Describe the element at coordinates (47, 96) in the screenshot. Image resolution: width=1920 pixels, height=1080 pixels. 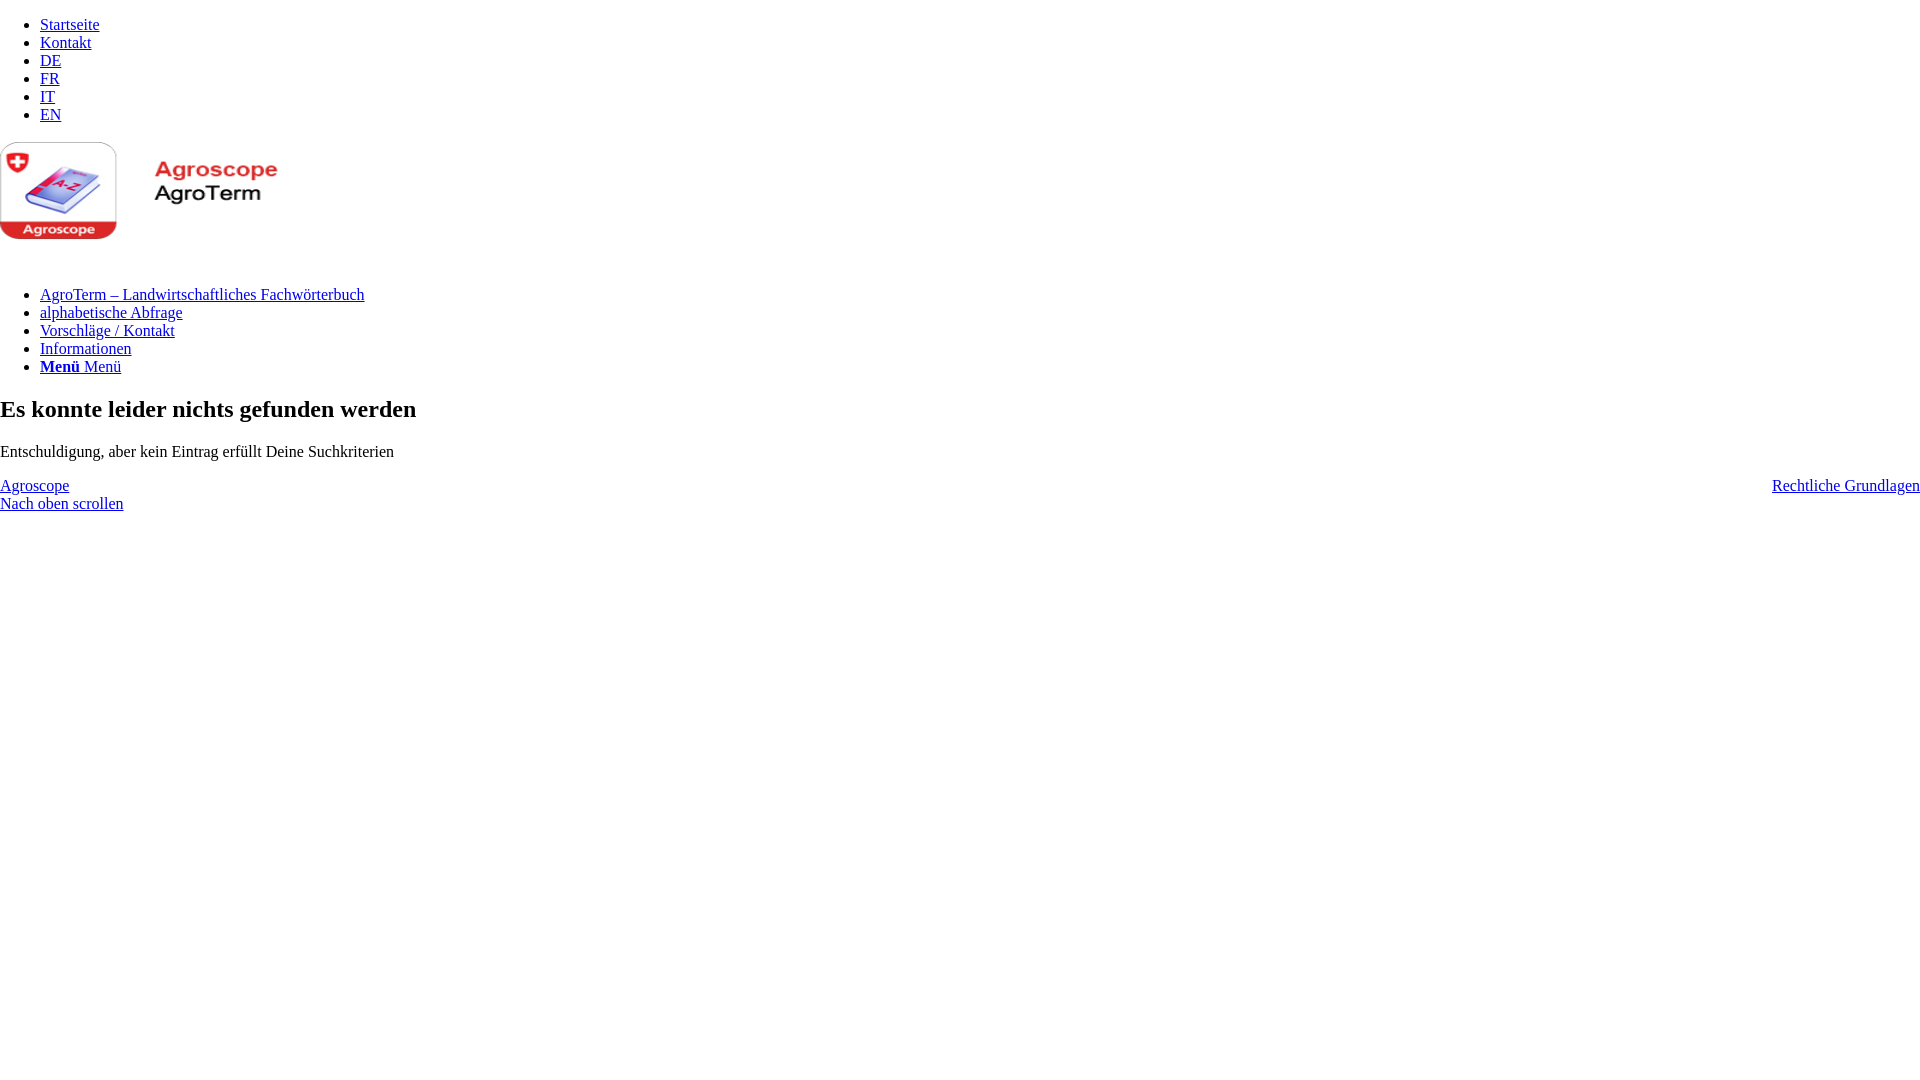
I see `'IT'` at that location.